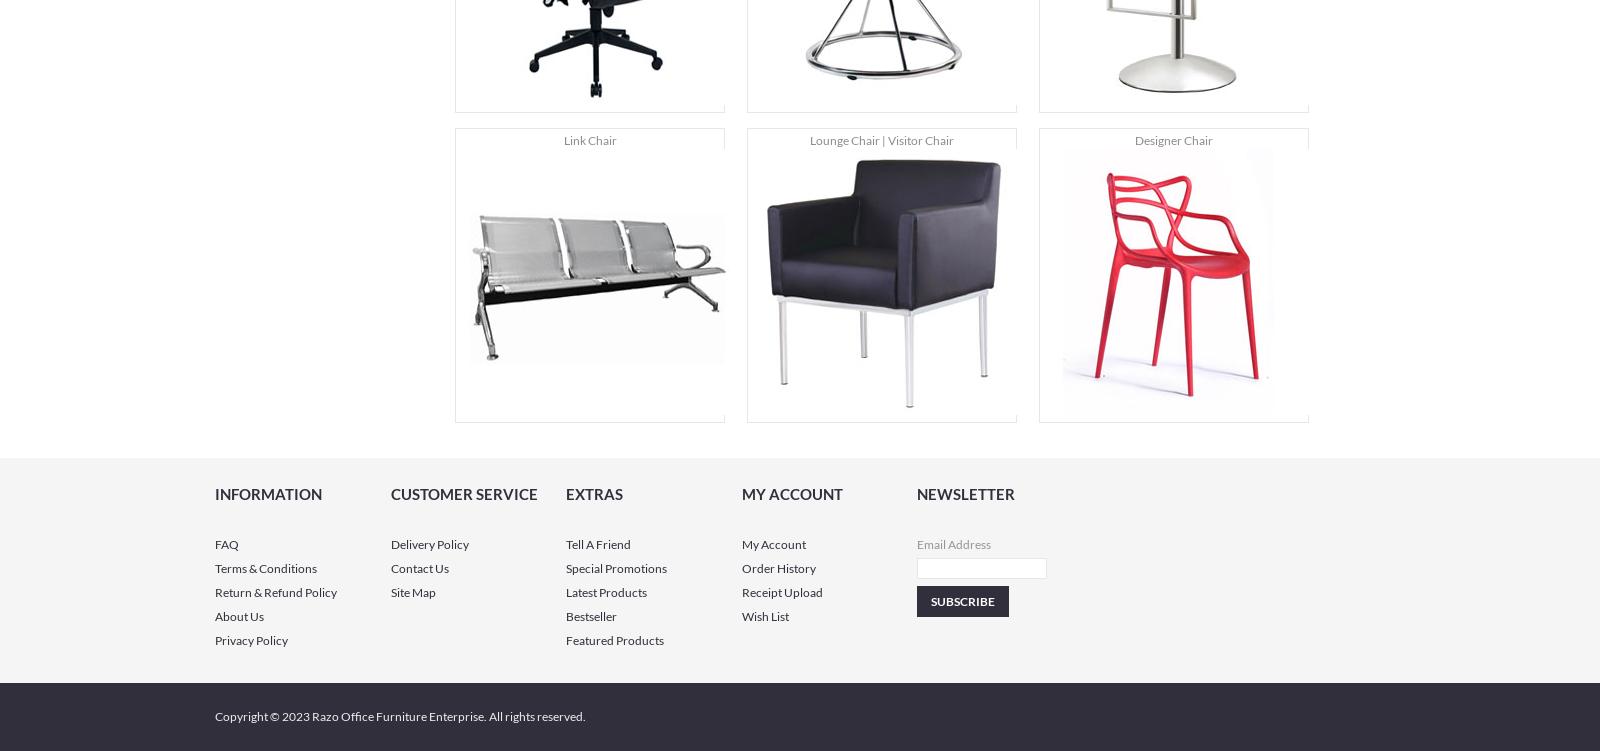  What do you see at coordinates (215, 494) in the screenshot?
I see `'Information'` at bounding box center [215, 494].